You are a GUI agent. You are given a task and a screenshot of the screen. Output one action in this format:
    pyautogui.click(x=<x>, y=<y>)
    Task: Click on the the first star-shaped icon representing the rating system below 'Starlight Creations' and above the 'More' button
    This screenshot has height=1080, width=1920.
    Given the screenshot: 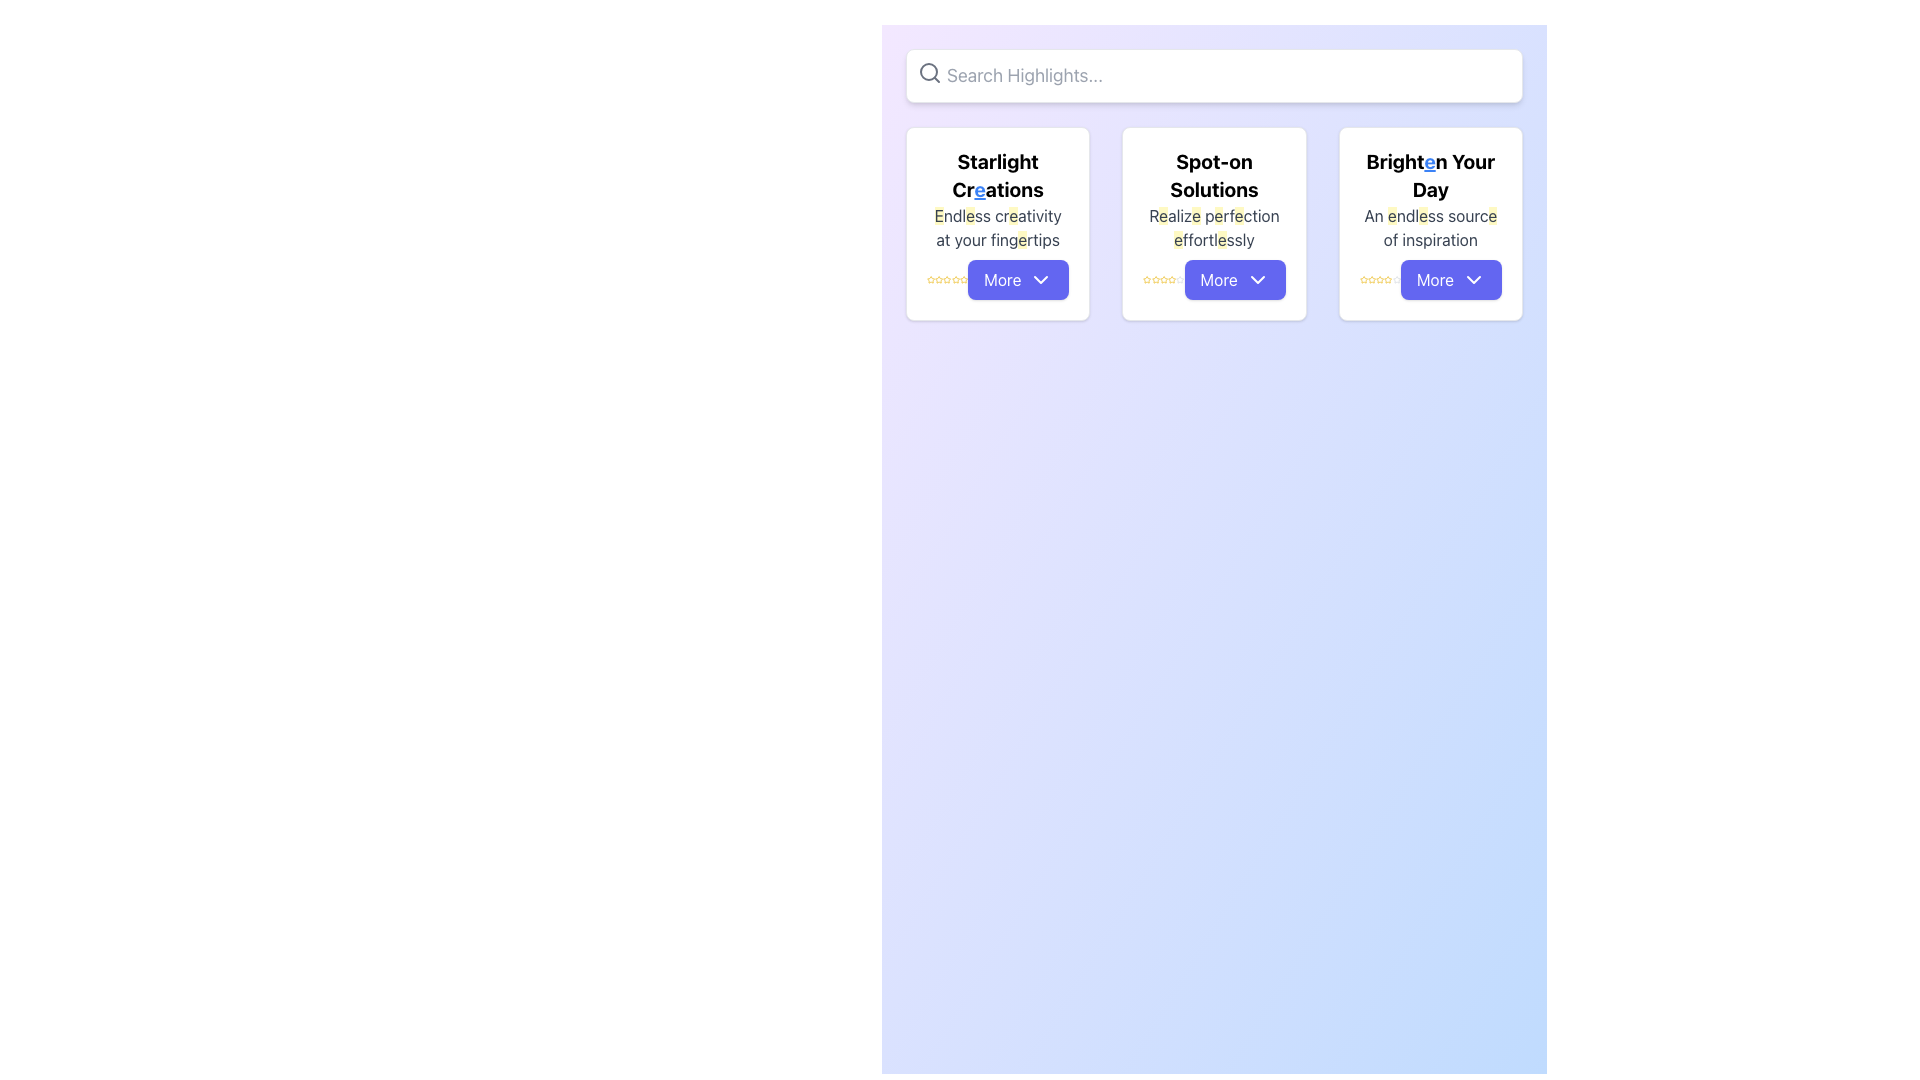 What is the action you would take?
    pyautogui.click(x=930, y=280)
    